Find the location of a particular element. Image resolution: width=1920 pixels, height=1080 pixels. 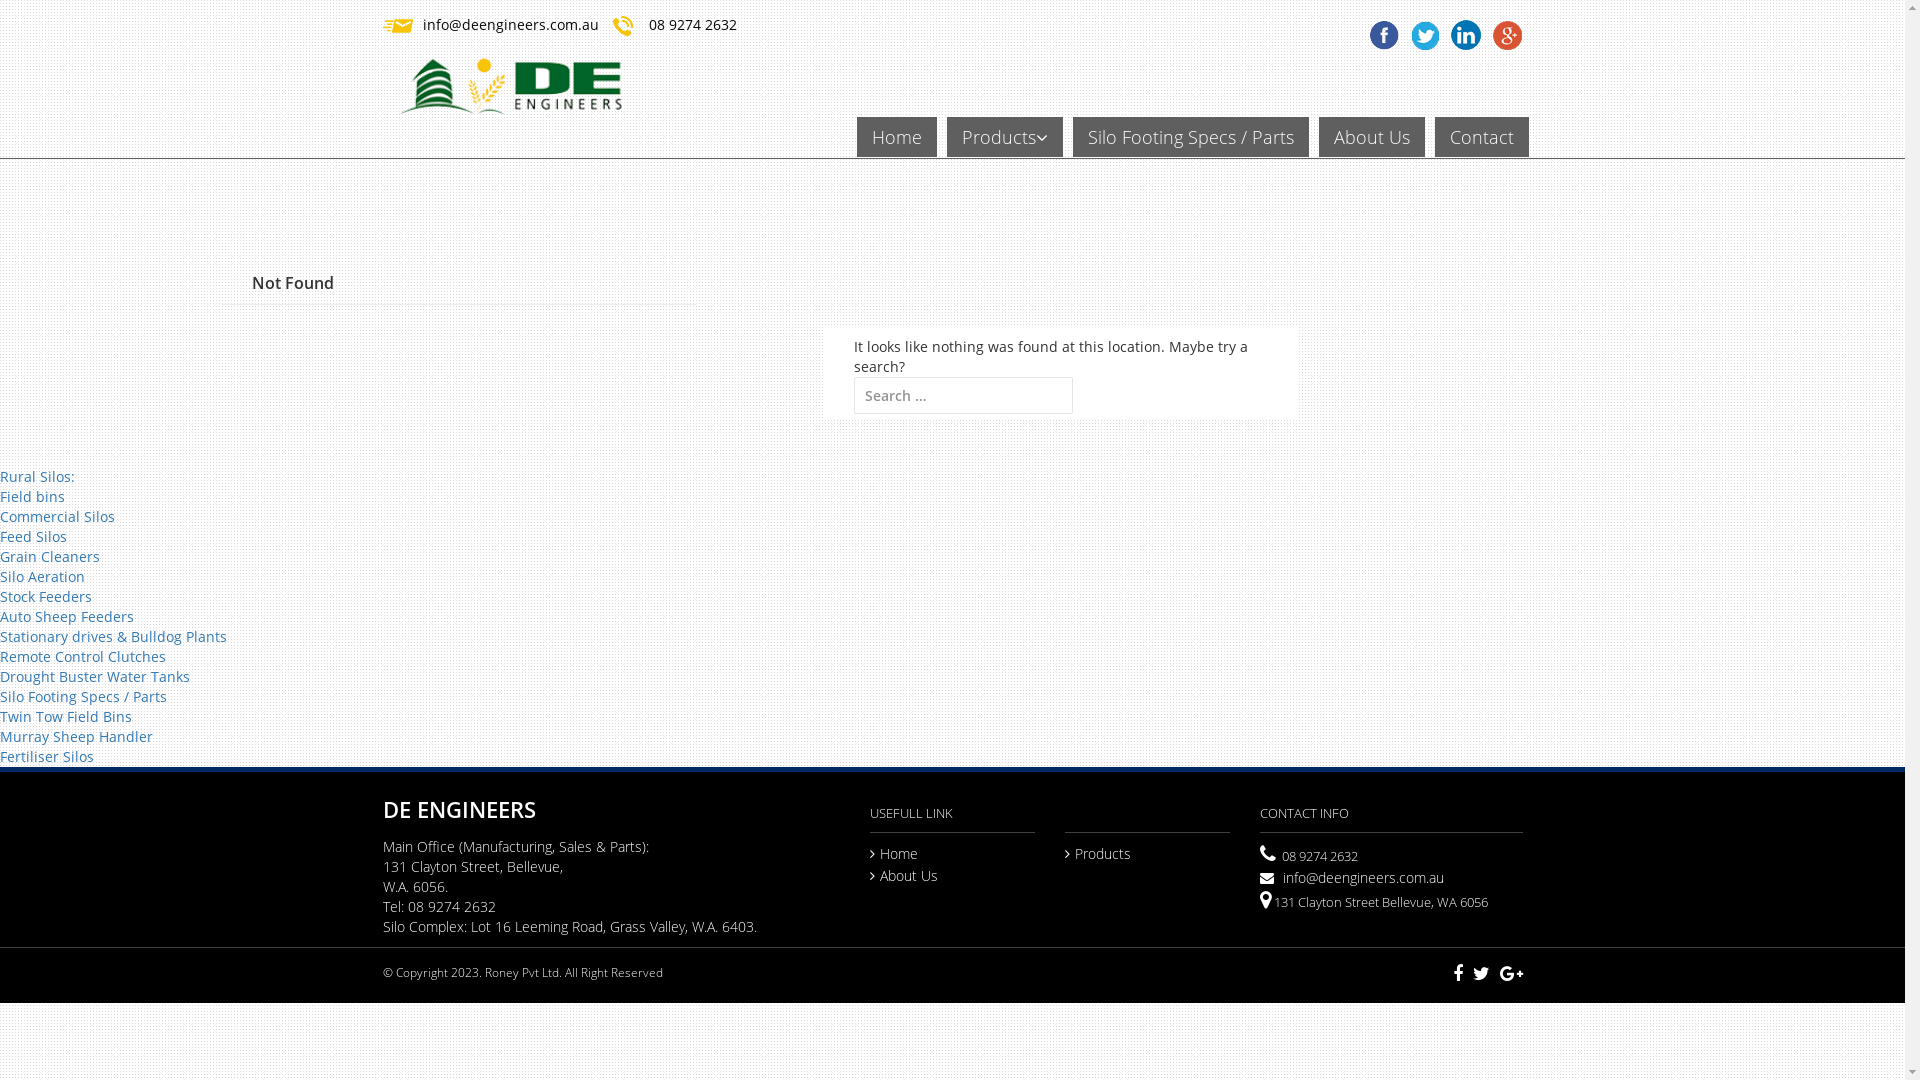

'Rural Silos:' is located at coordinates (37, 476).